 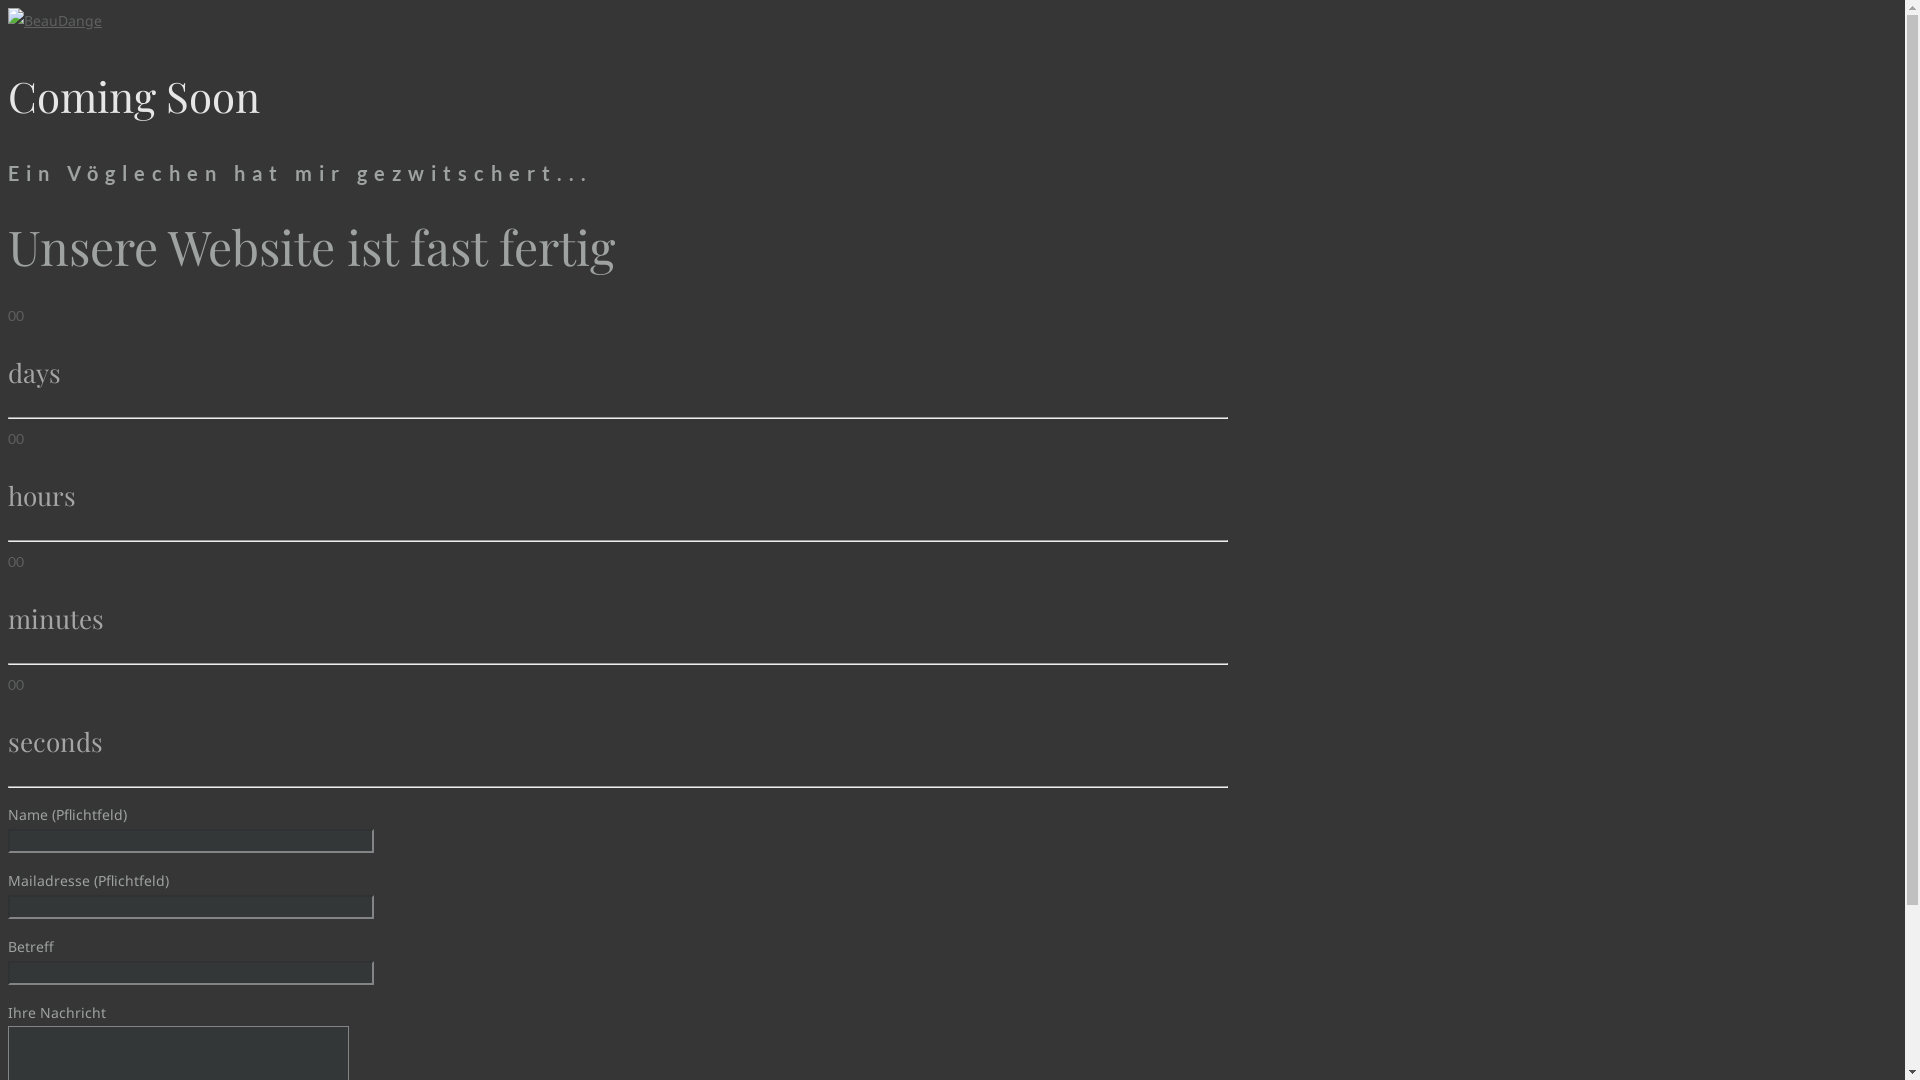 What do you see at coordinates (54, 20) in the screenshot?
I see `'BeauDange'` at bounding box center [54, 20].